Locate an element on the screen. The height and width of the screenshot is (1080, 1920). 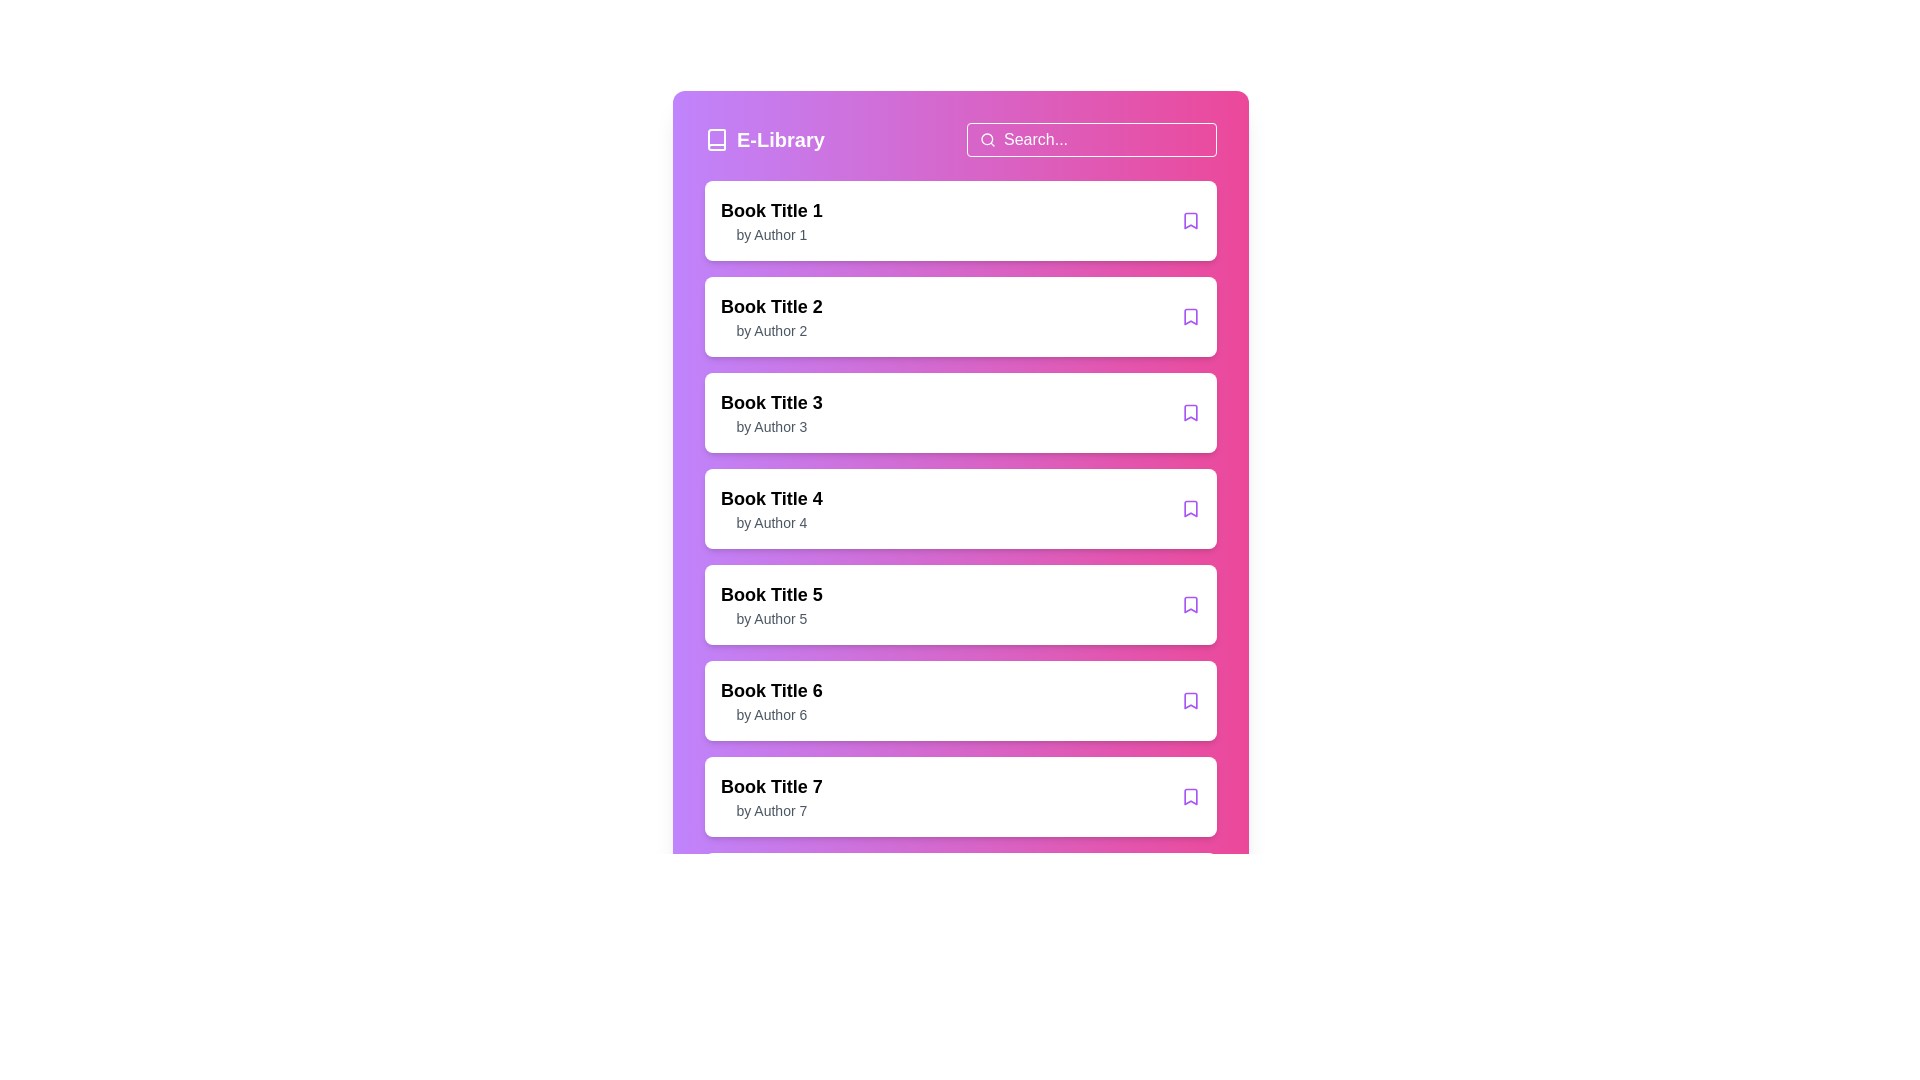
the text label displaying 'by Author 4' located below 'Book Title 4' in the fourth entry of the E-Library interface is located at coordinates (770, 522).